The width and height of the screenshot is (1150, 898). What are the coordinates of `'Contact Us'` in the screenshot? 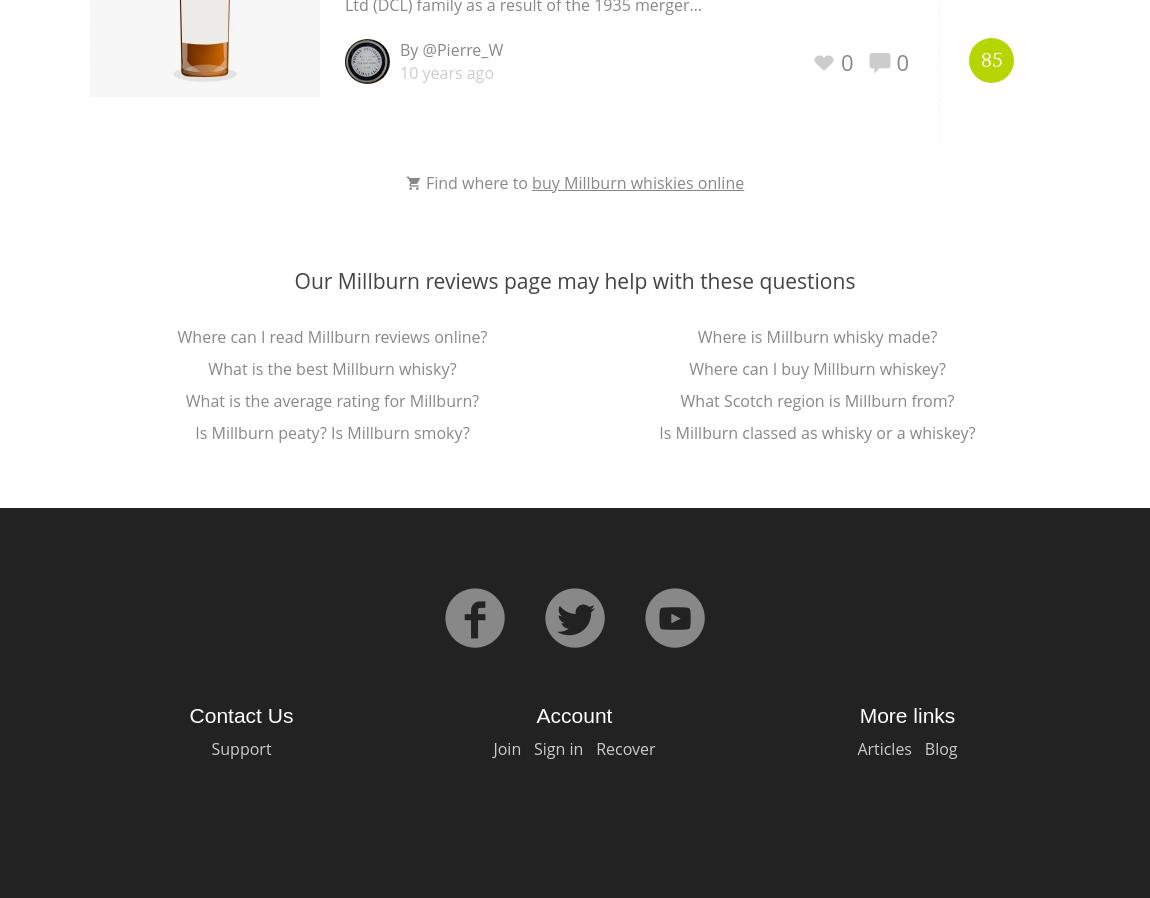 It's located at (240, 715).